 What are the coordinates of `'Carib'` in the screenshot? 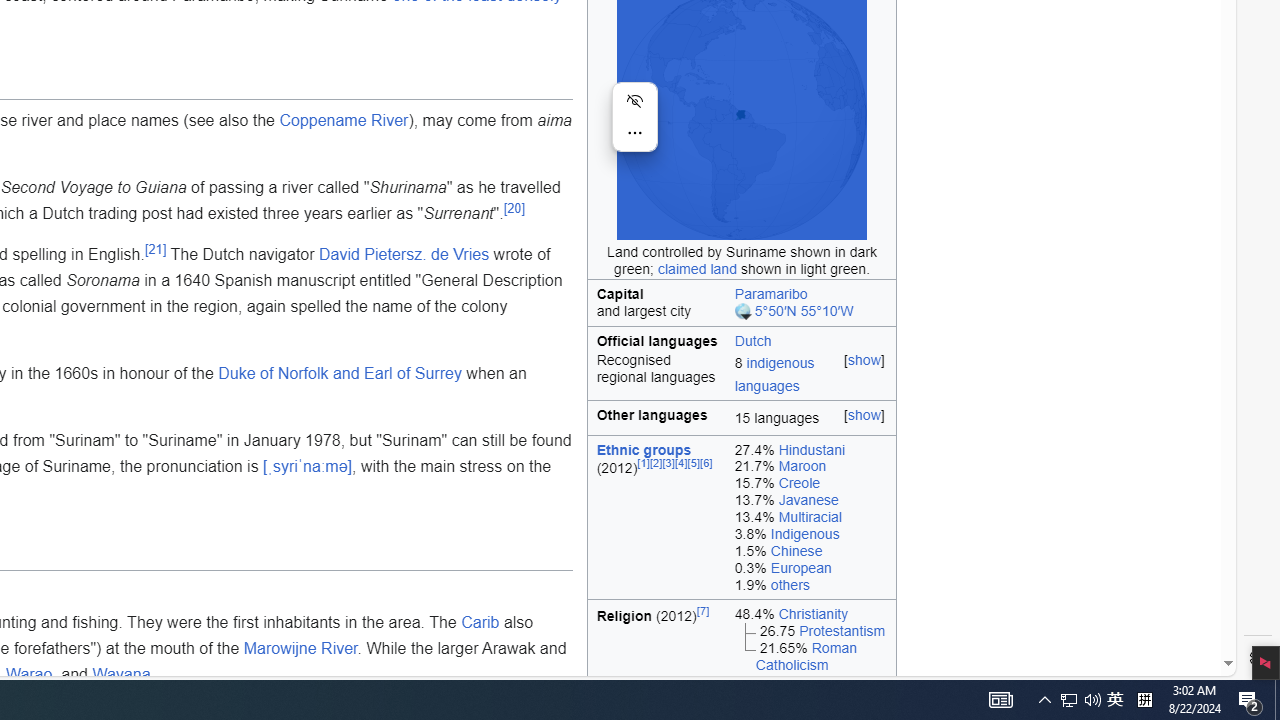 It's located at (480, 622).